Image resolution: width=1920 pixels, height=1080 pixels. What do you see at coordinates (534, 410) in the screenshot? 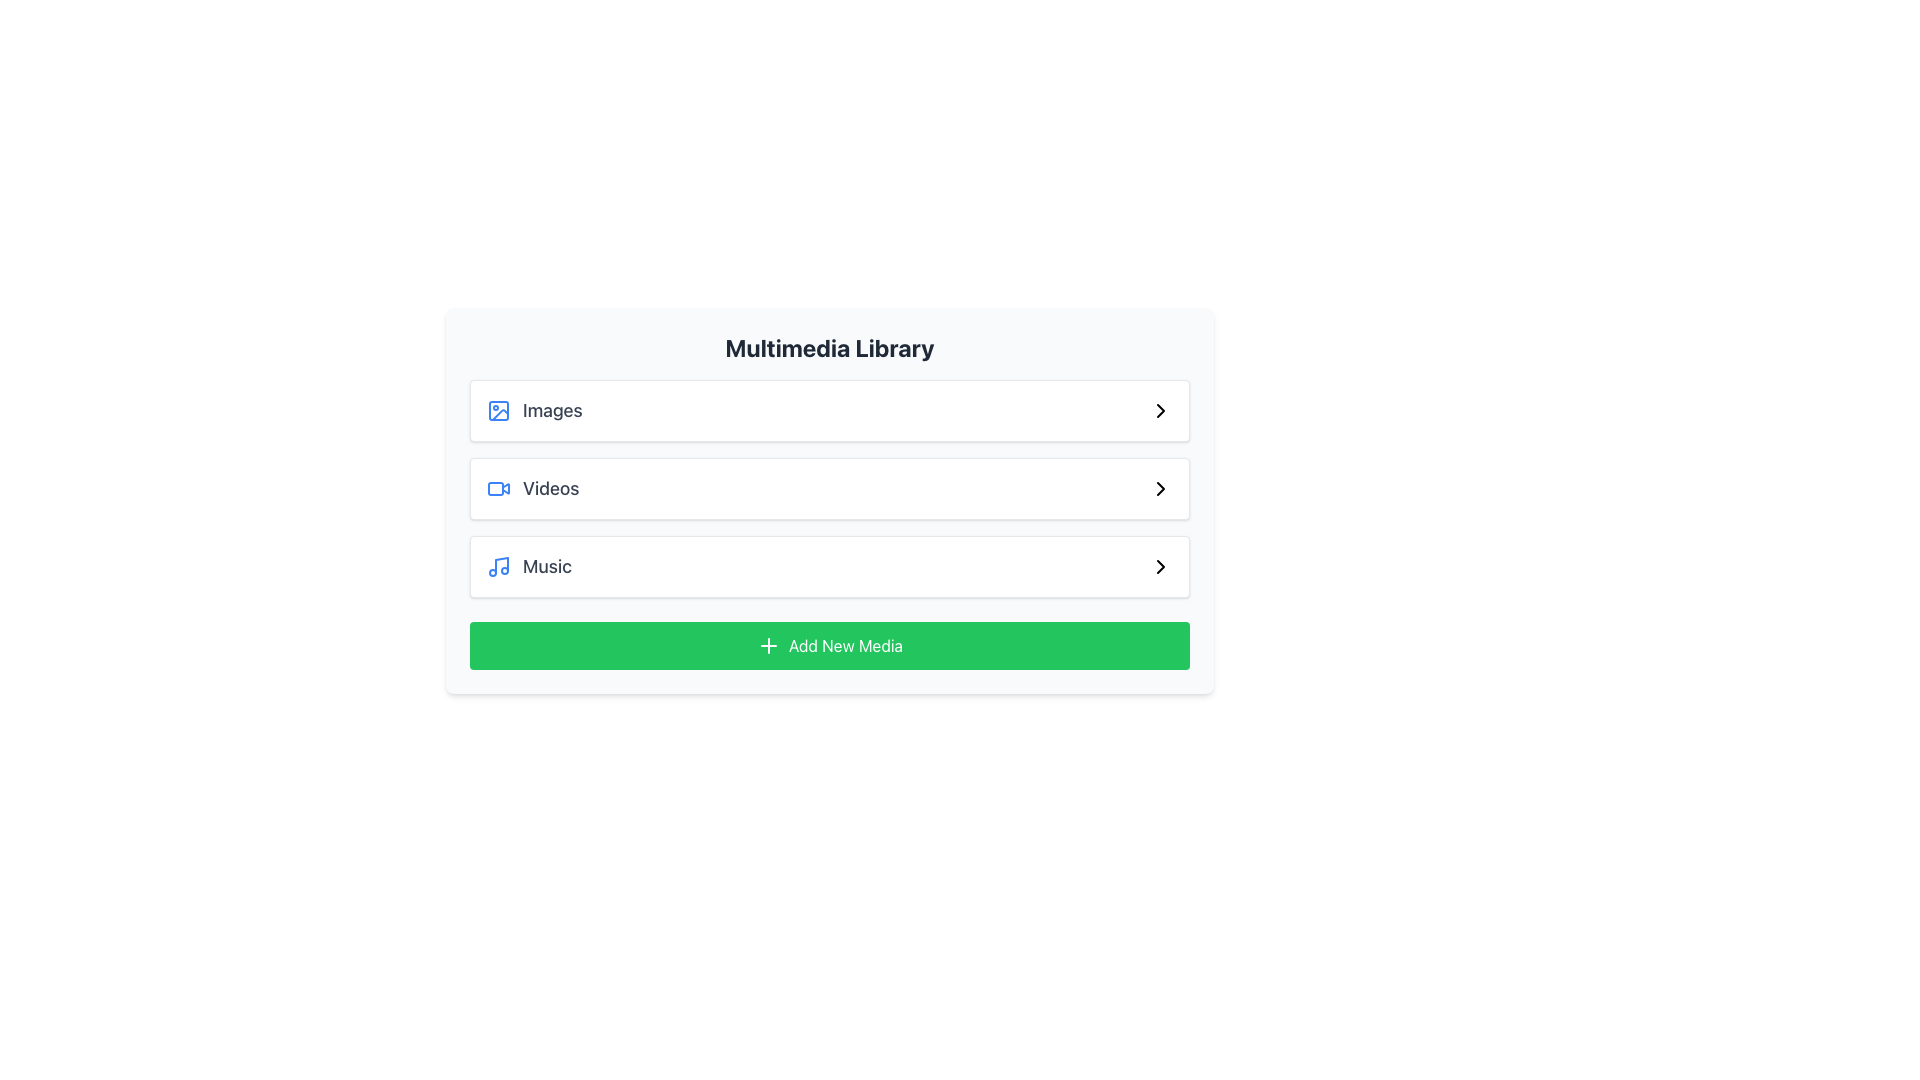
I see `the first menu option in the 'Multimedia Library' box` at bounding box center [534, 410].